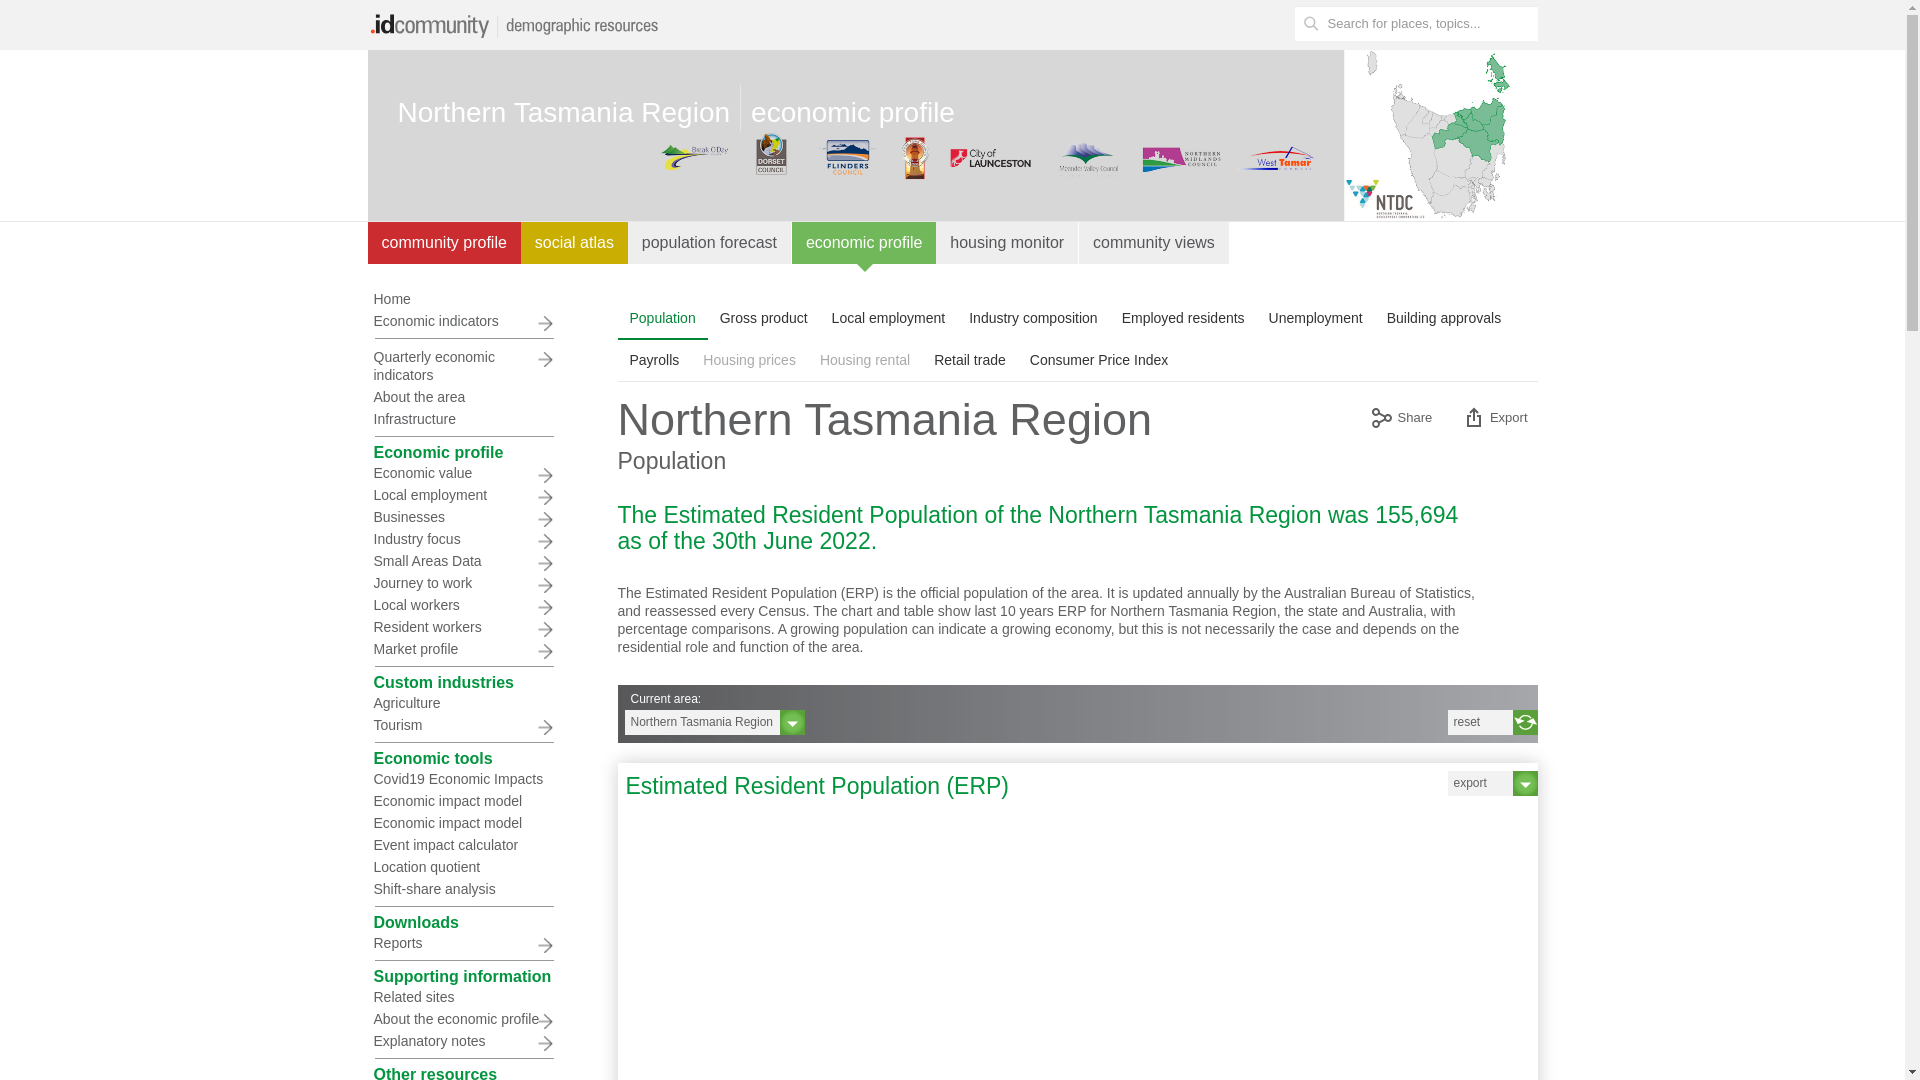  Describe the element at coordinates (461, 942) in the screenshot. I see `'Reports` at that location.